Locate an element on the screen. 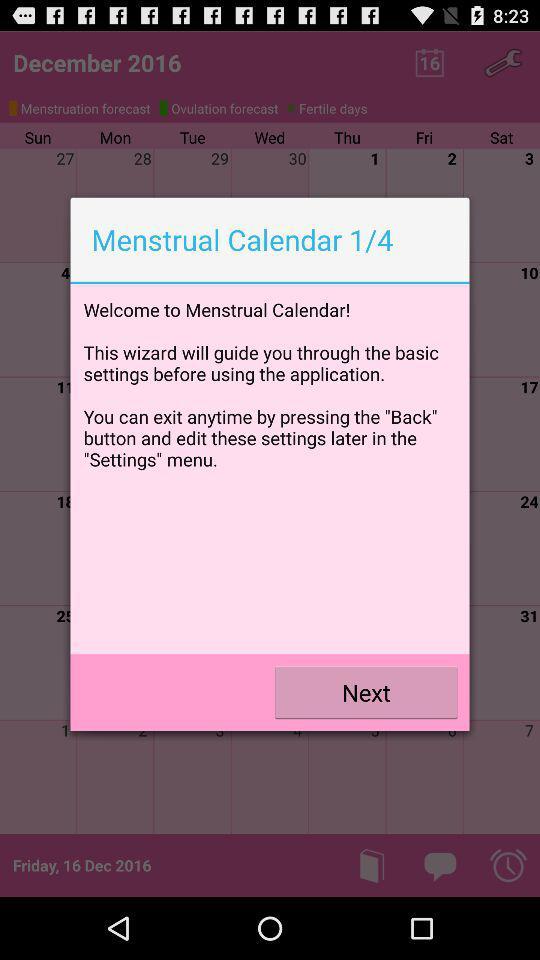  app below the welcome to menstrual is located at coordinates (365, 692).